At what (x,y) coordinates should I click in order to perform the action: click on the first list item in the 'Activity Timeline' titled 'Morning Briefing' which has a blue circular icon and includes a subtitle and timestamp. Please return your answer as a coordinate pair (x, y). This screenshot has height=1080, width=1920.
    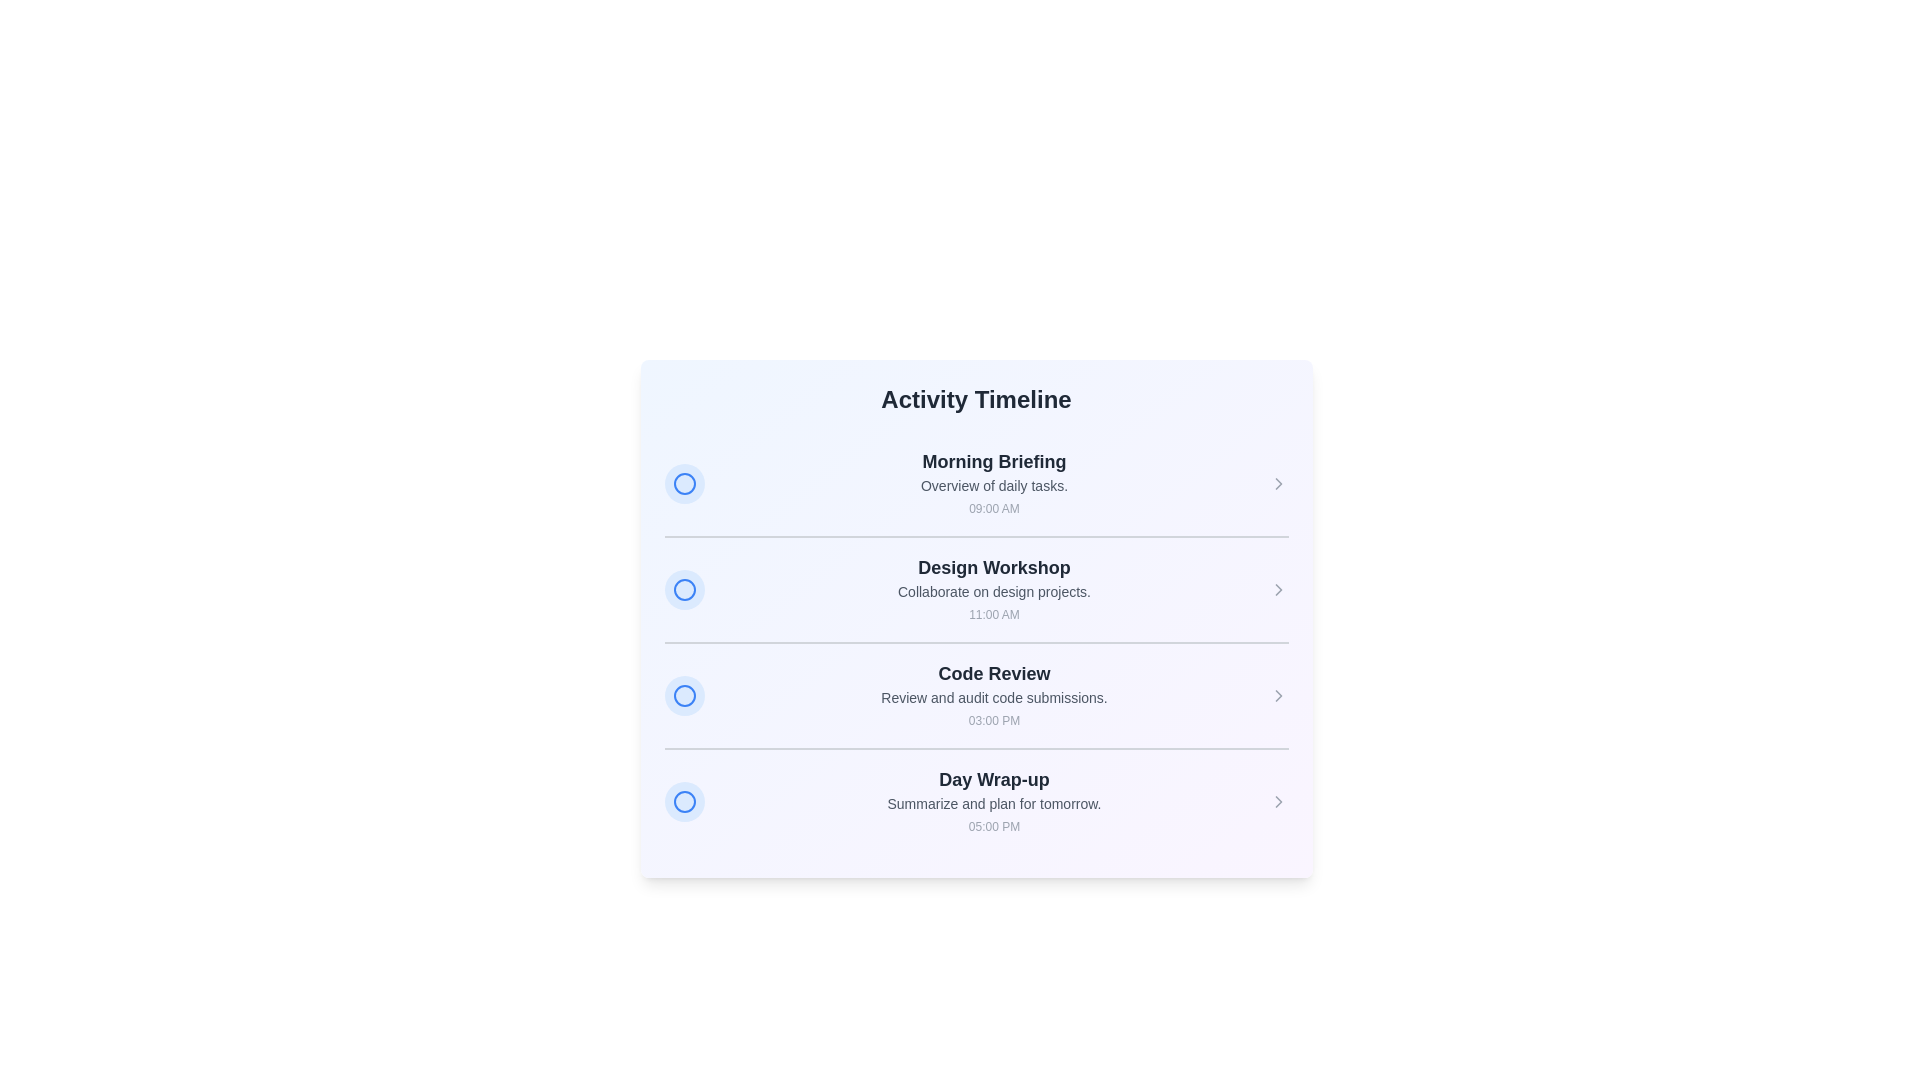
    Looking at the image, I should click on (976, 483).